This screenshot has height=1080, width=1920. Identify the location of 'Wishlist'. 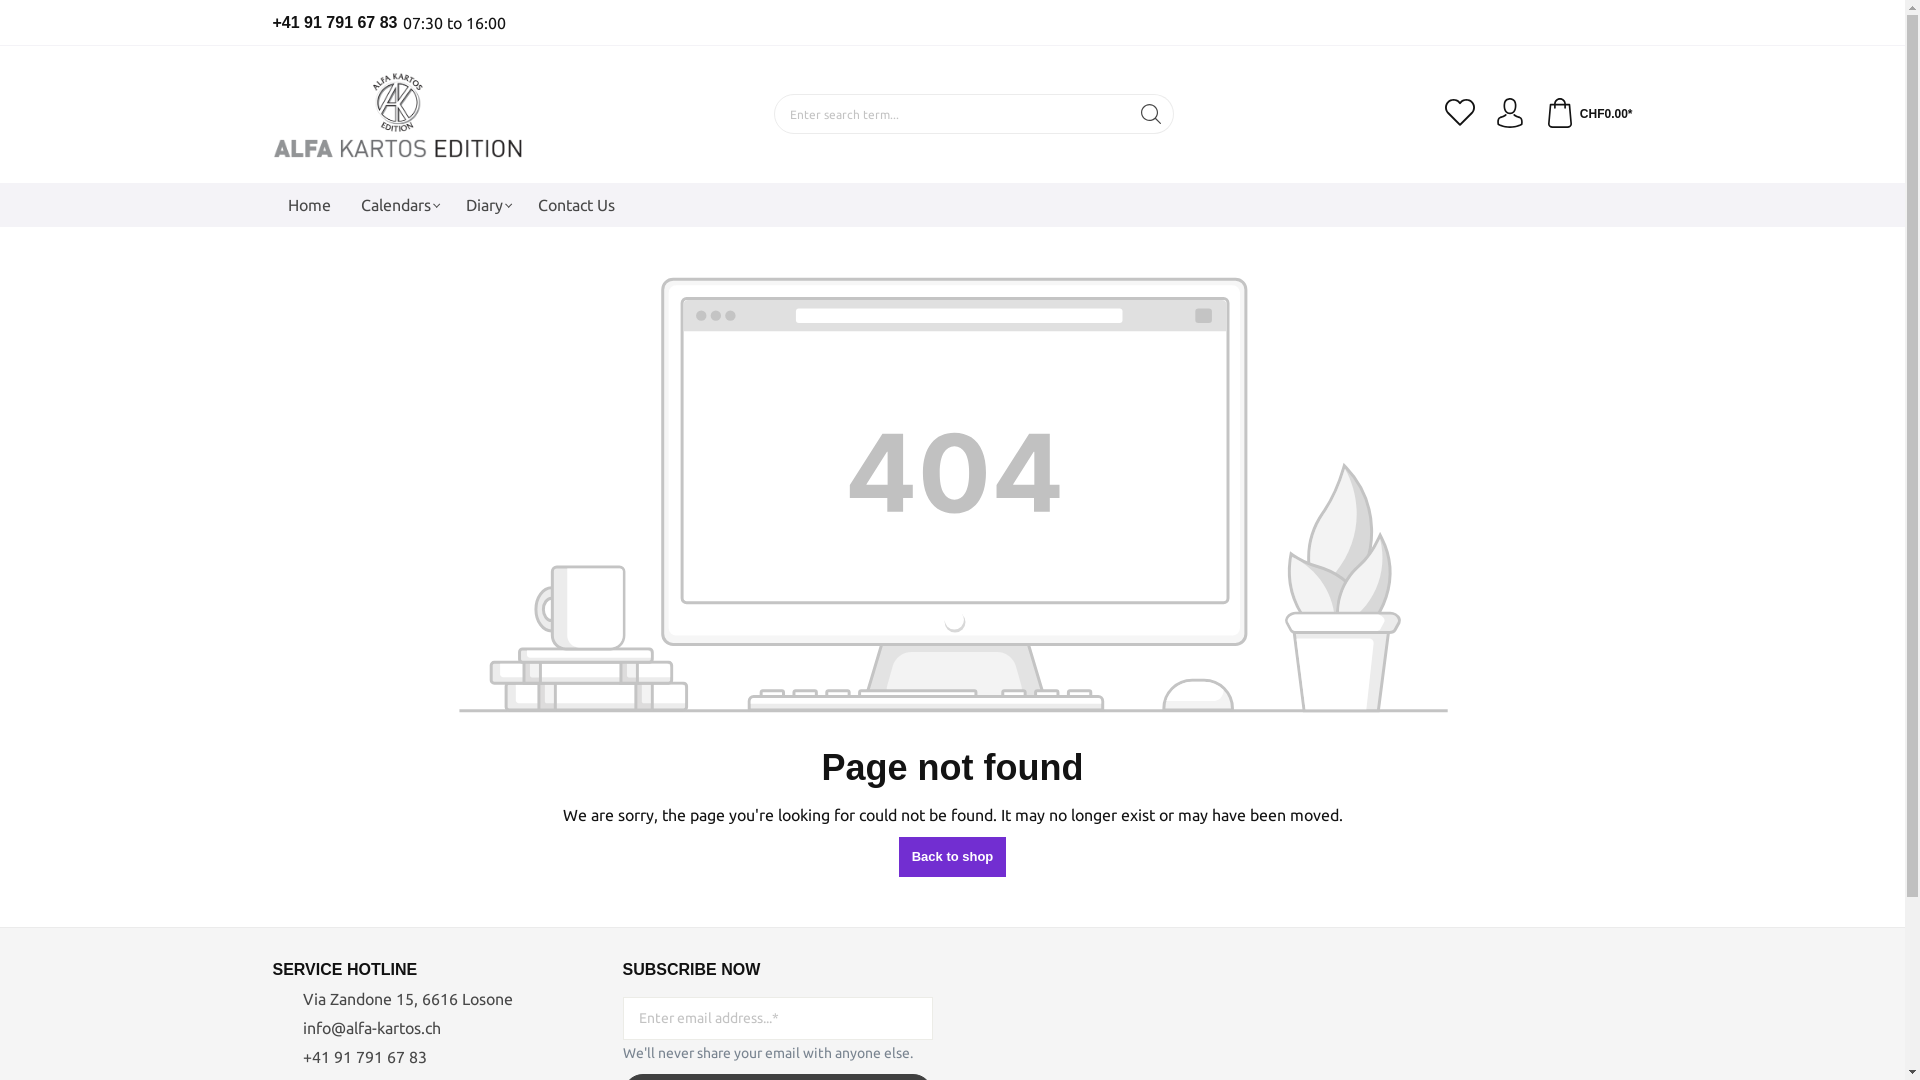
(1459, 114).